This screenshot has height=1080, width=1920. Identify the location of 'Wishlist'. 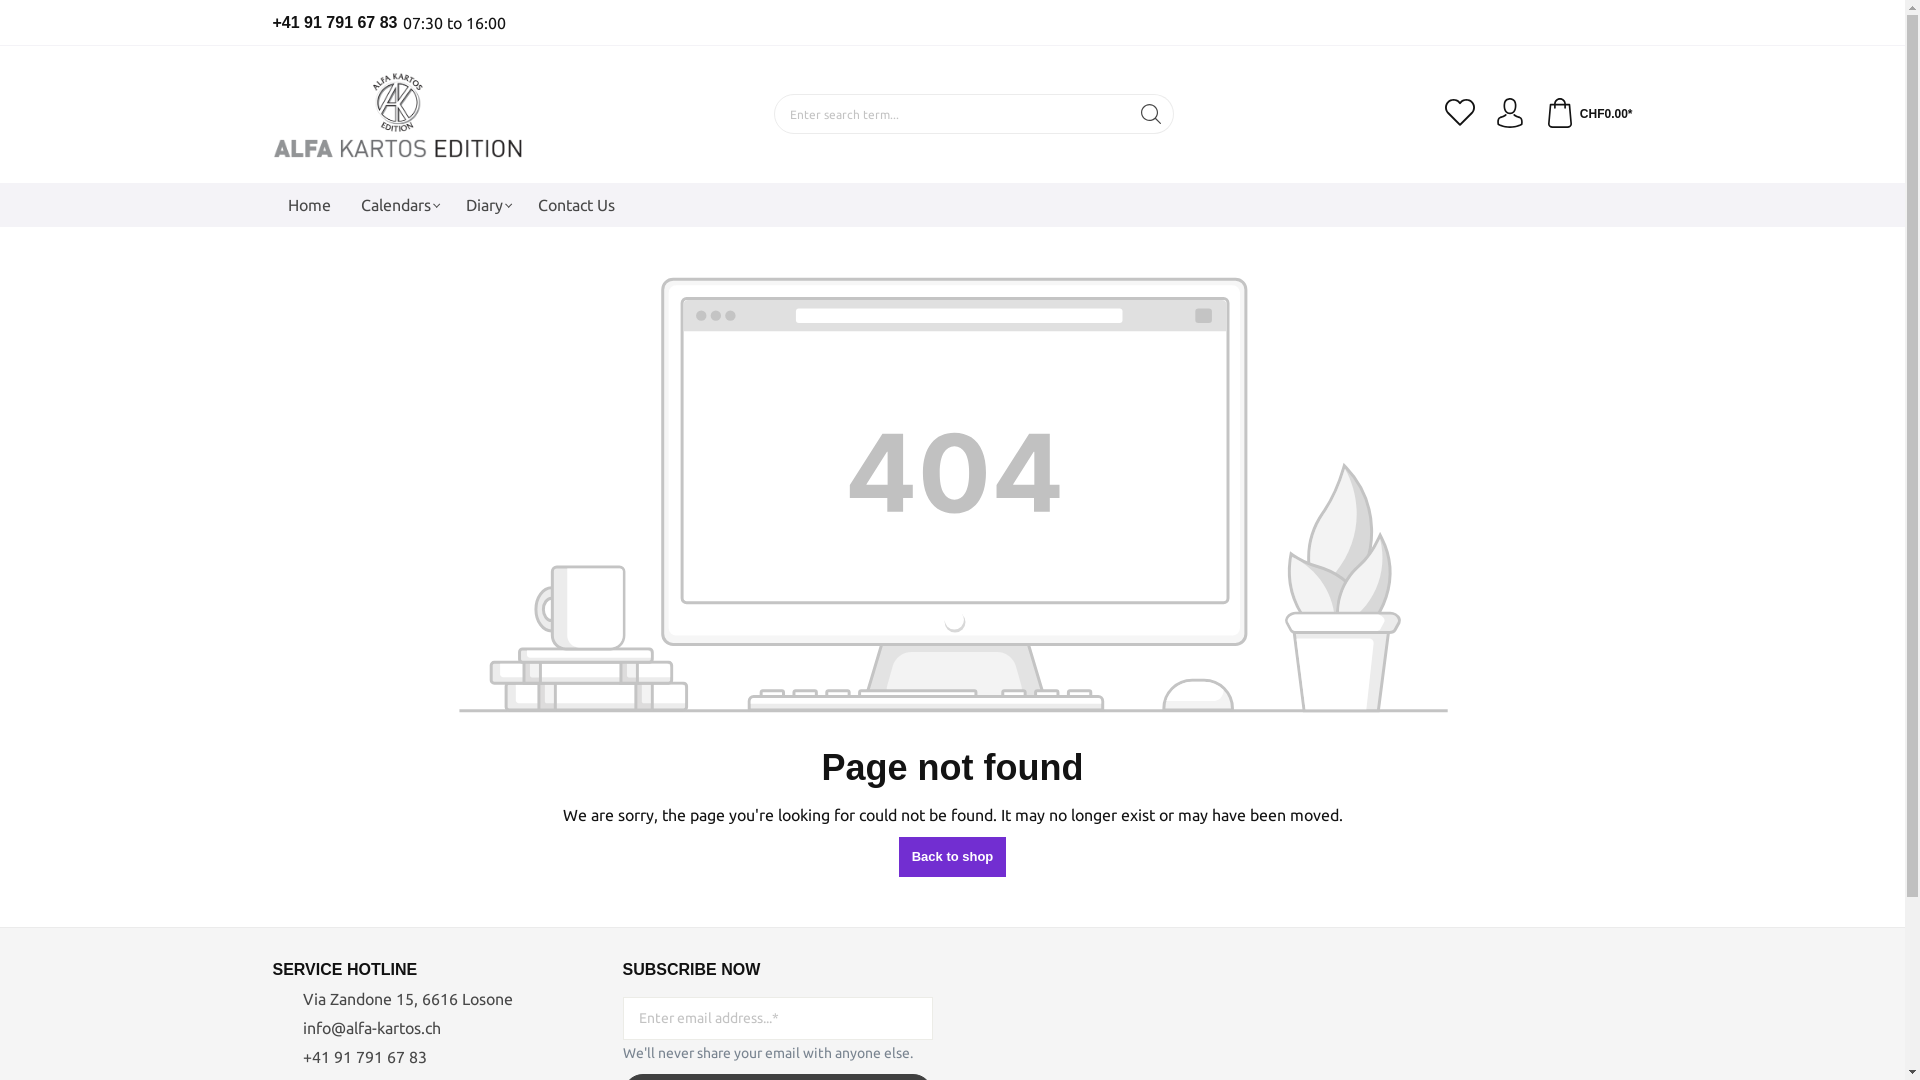
(1459, 114).